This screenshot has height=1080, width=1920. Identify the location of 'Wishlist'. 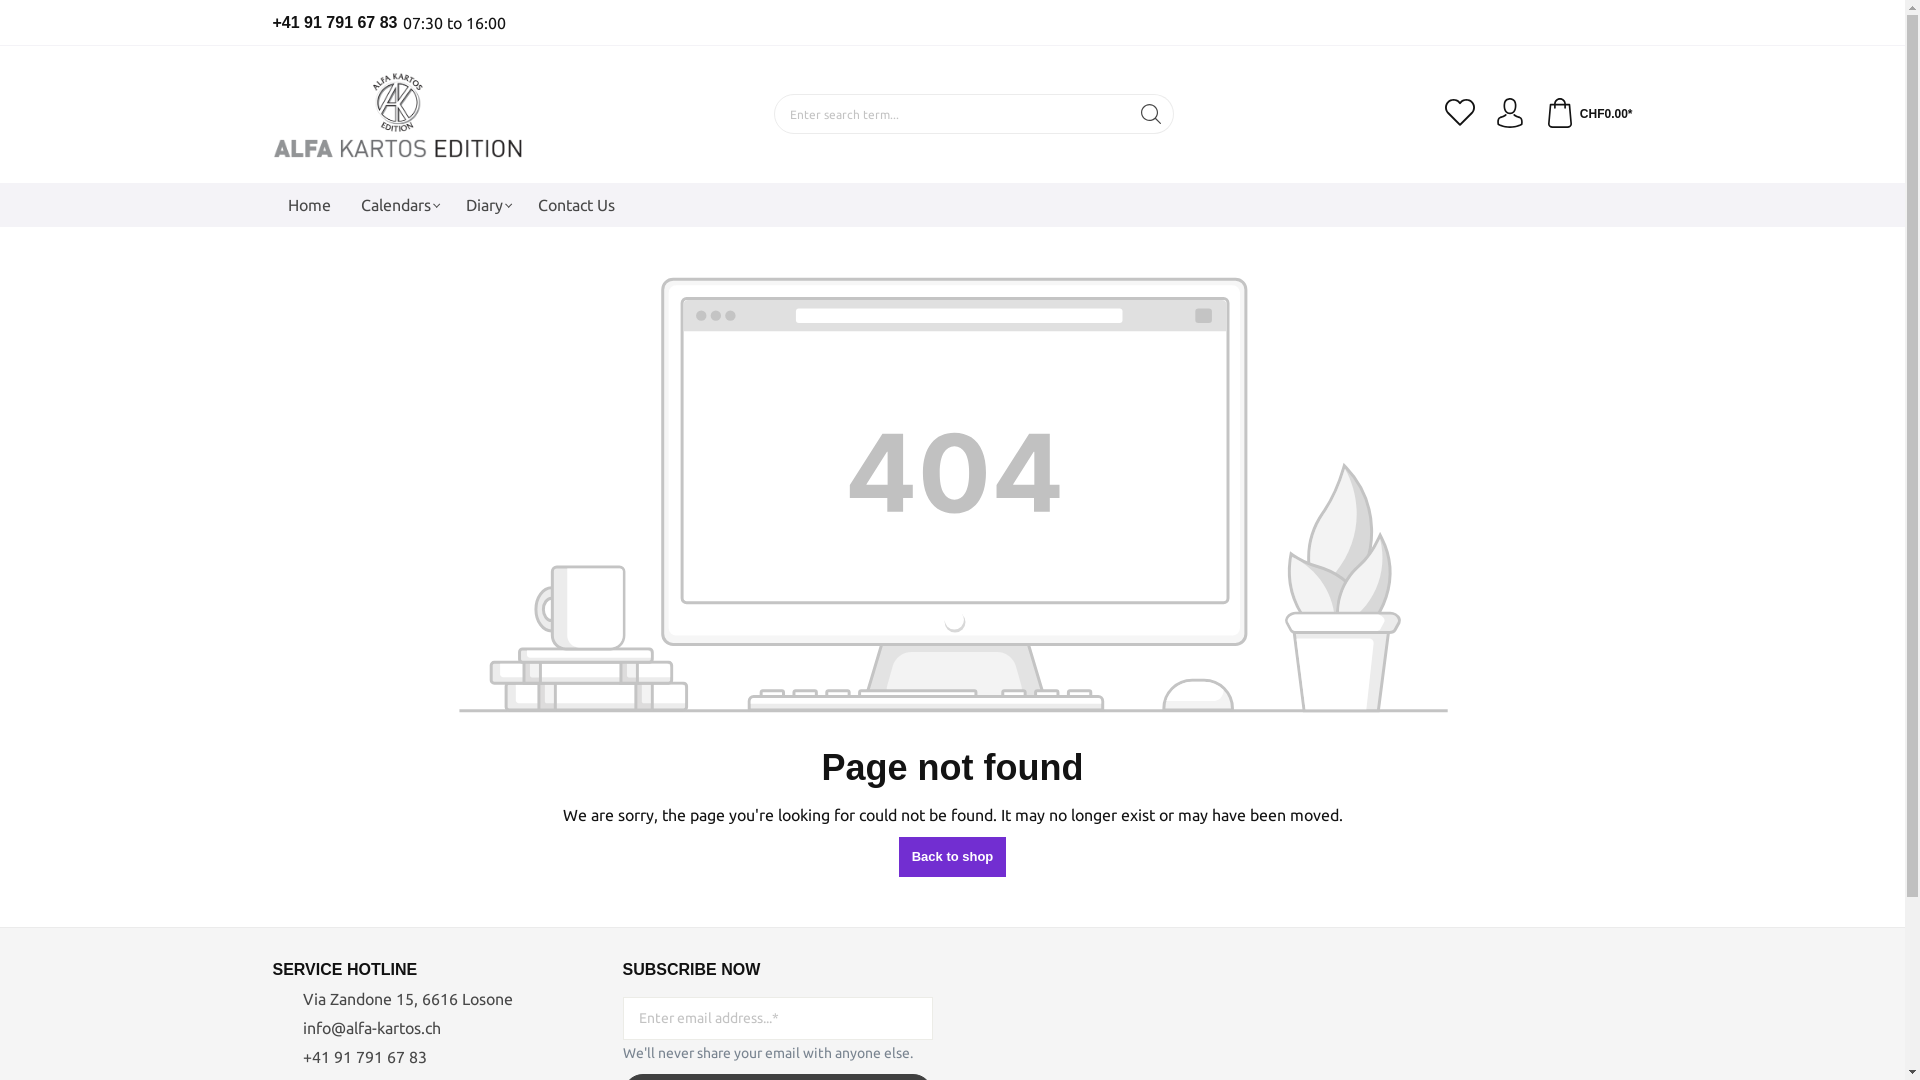
(1459, 114).